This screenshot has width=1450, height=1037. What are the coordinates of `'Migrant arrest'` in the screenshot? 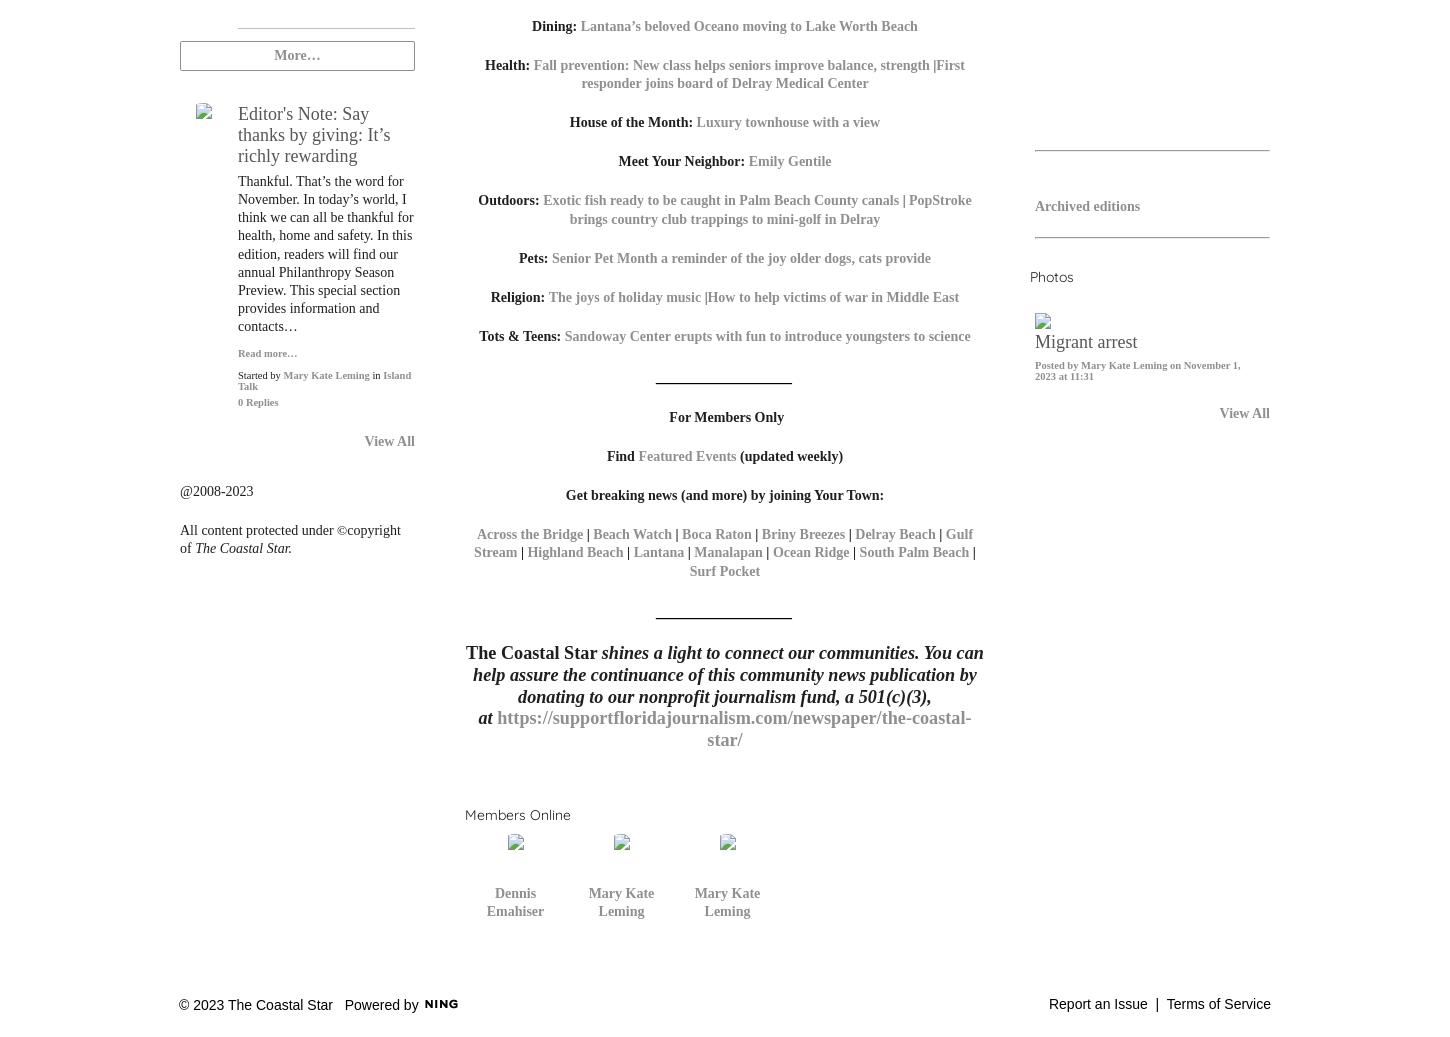 It's located at (1086, 341).